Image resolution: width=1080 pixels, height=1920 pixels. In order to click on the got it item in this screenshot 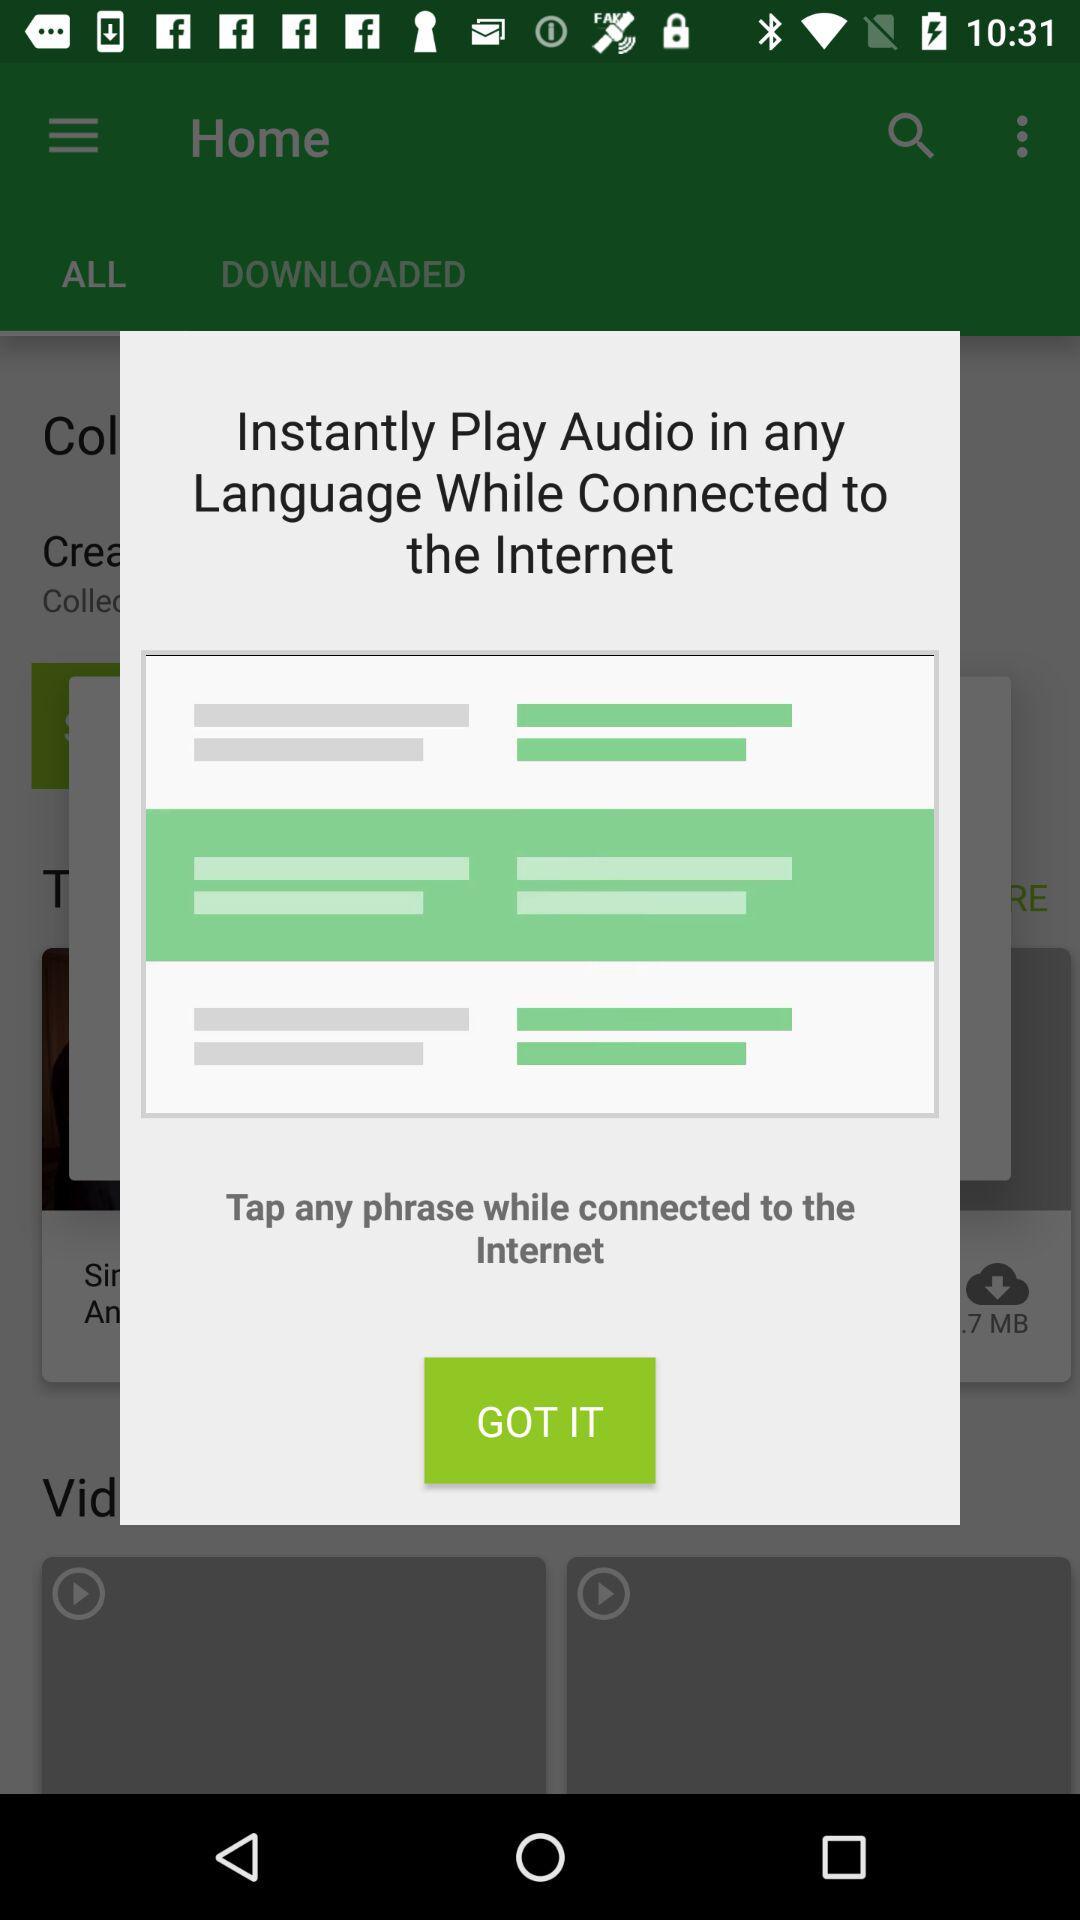, I will do `click(540, 1419)`.